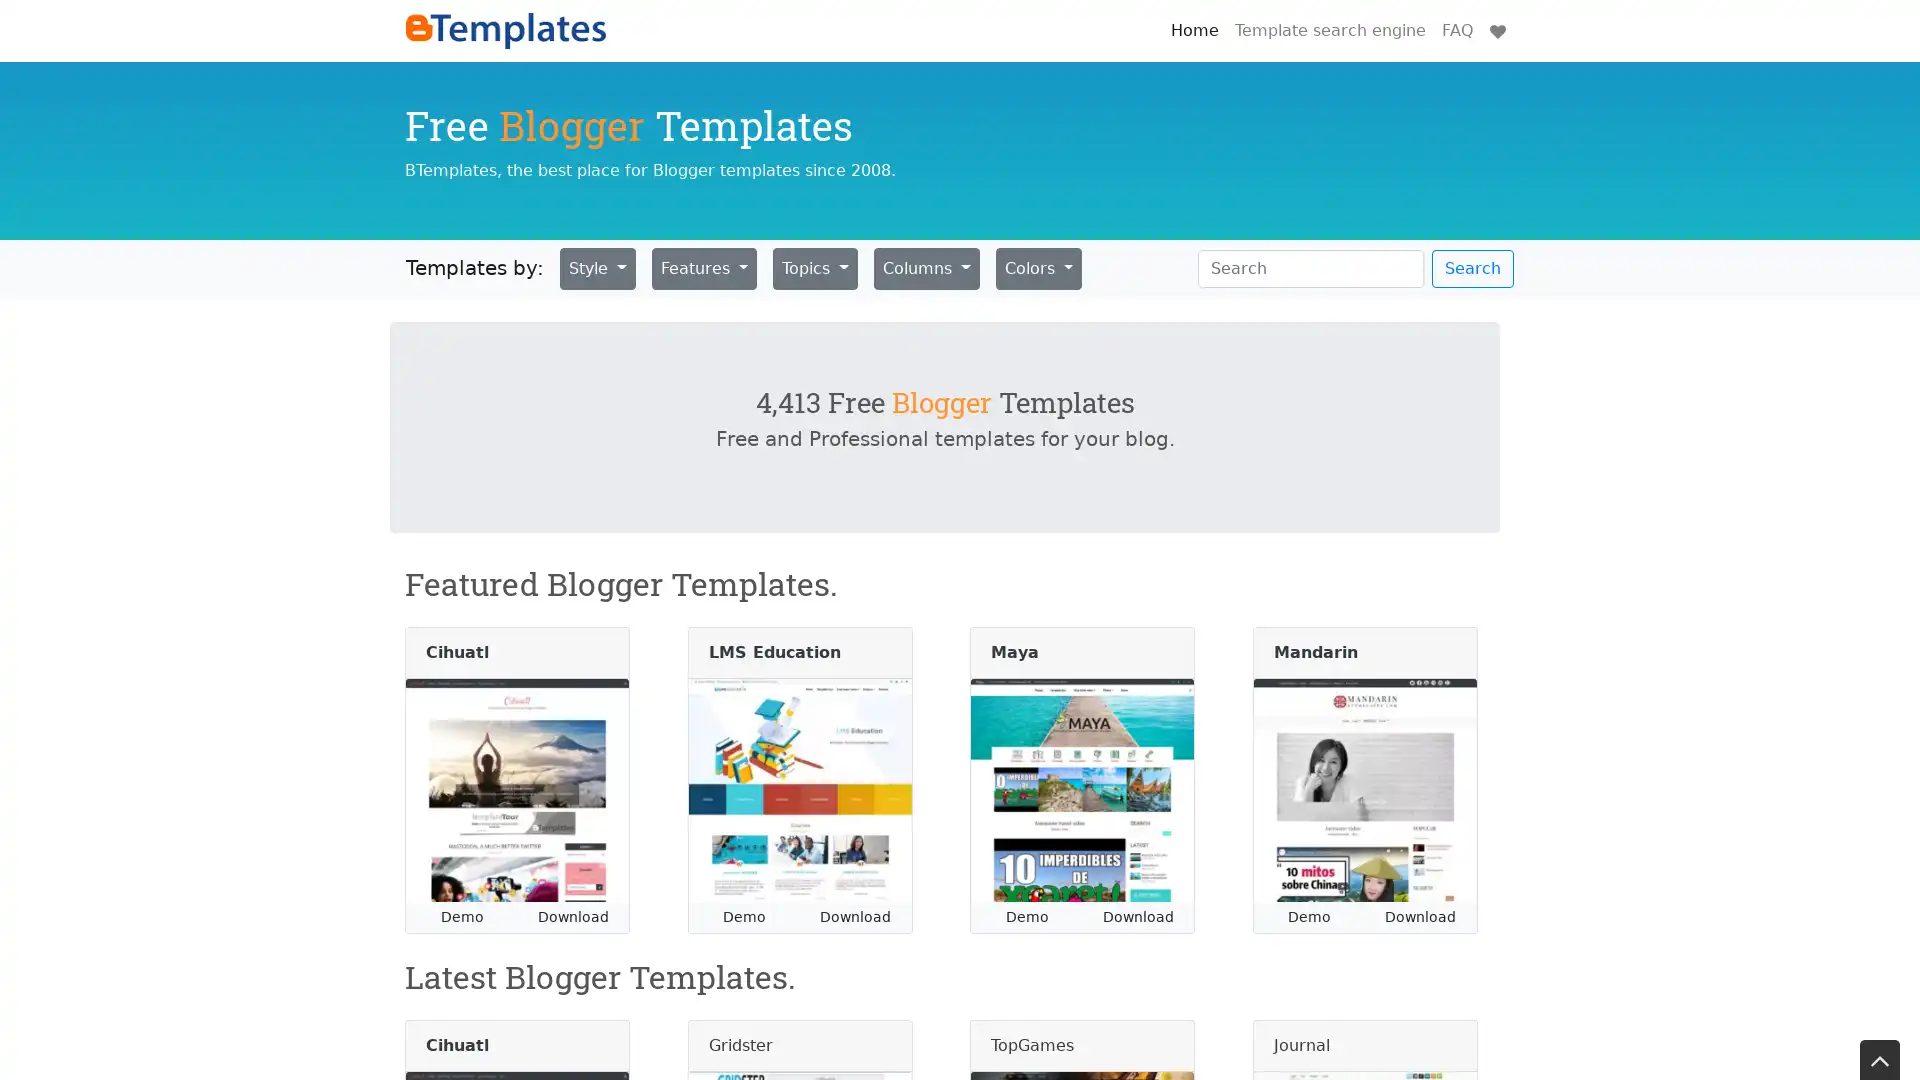 The height and width of the screenshot is (1080, 1920). Describe the element at coordinates (854, 916) in the screenshot. I see `Download` at that location.